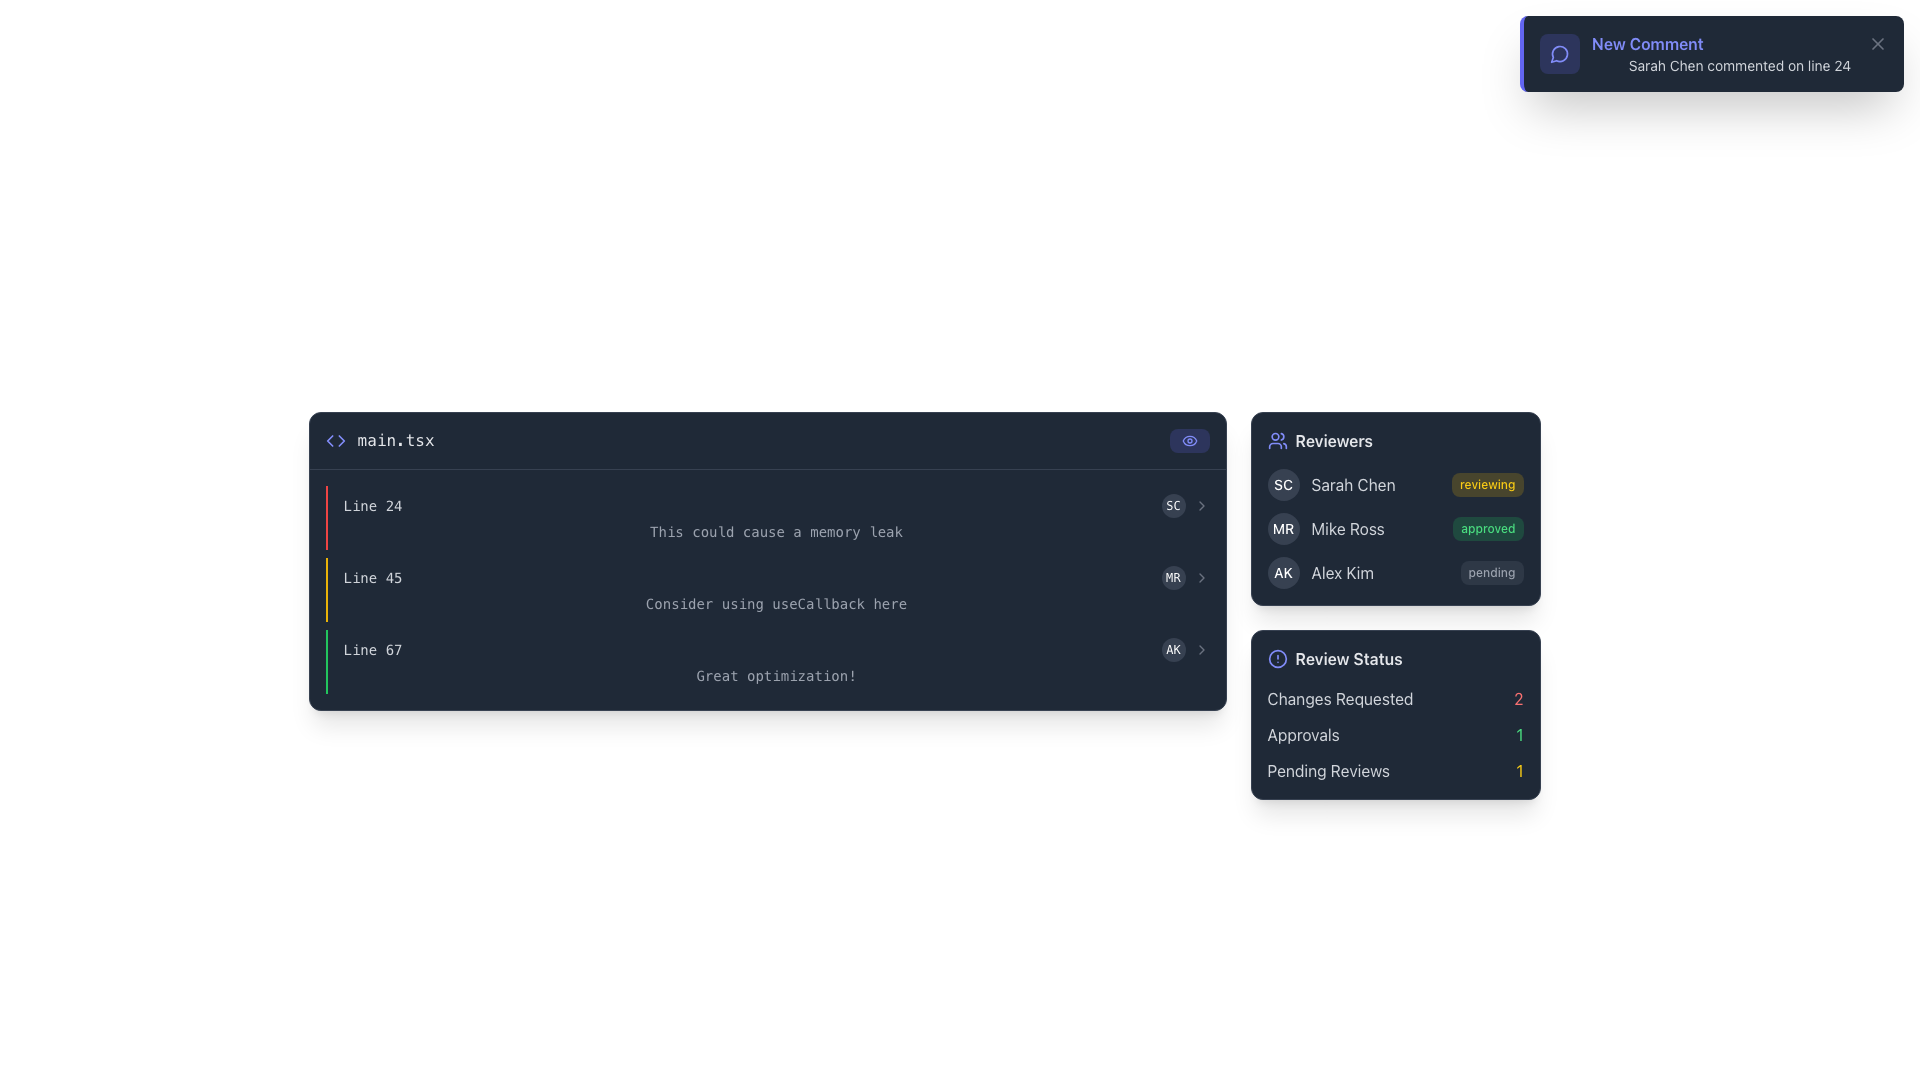 The width and height of the screenshot is (1920, 1080). Describe the element at coordinates (775, 531) in the screenshot. I see `the comment text that describes a potential memory leak, located below 'Line 24' in the code review interface` at that location.